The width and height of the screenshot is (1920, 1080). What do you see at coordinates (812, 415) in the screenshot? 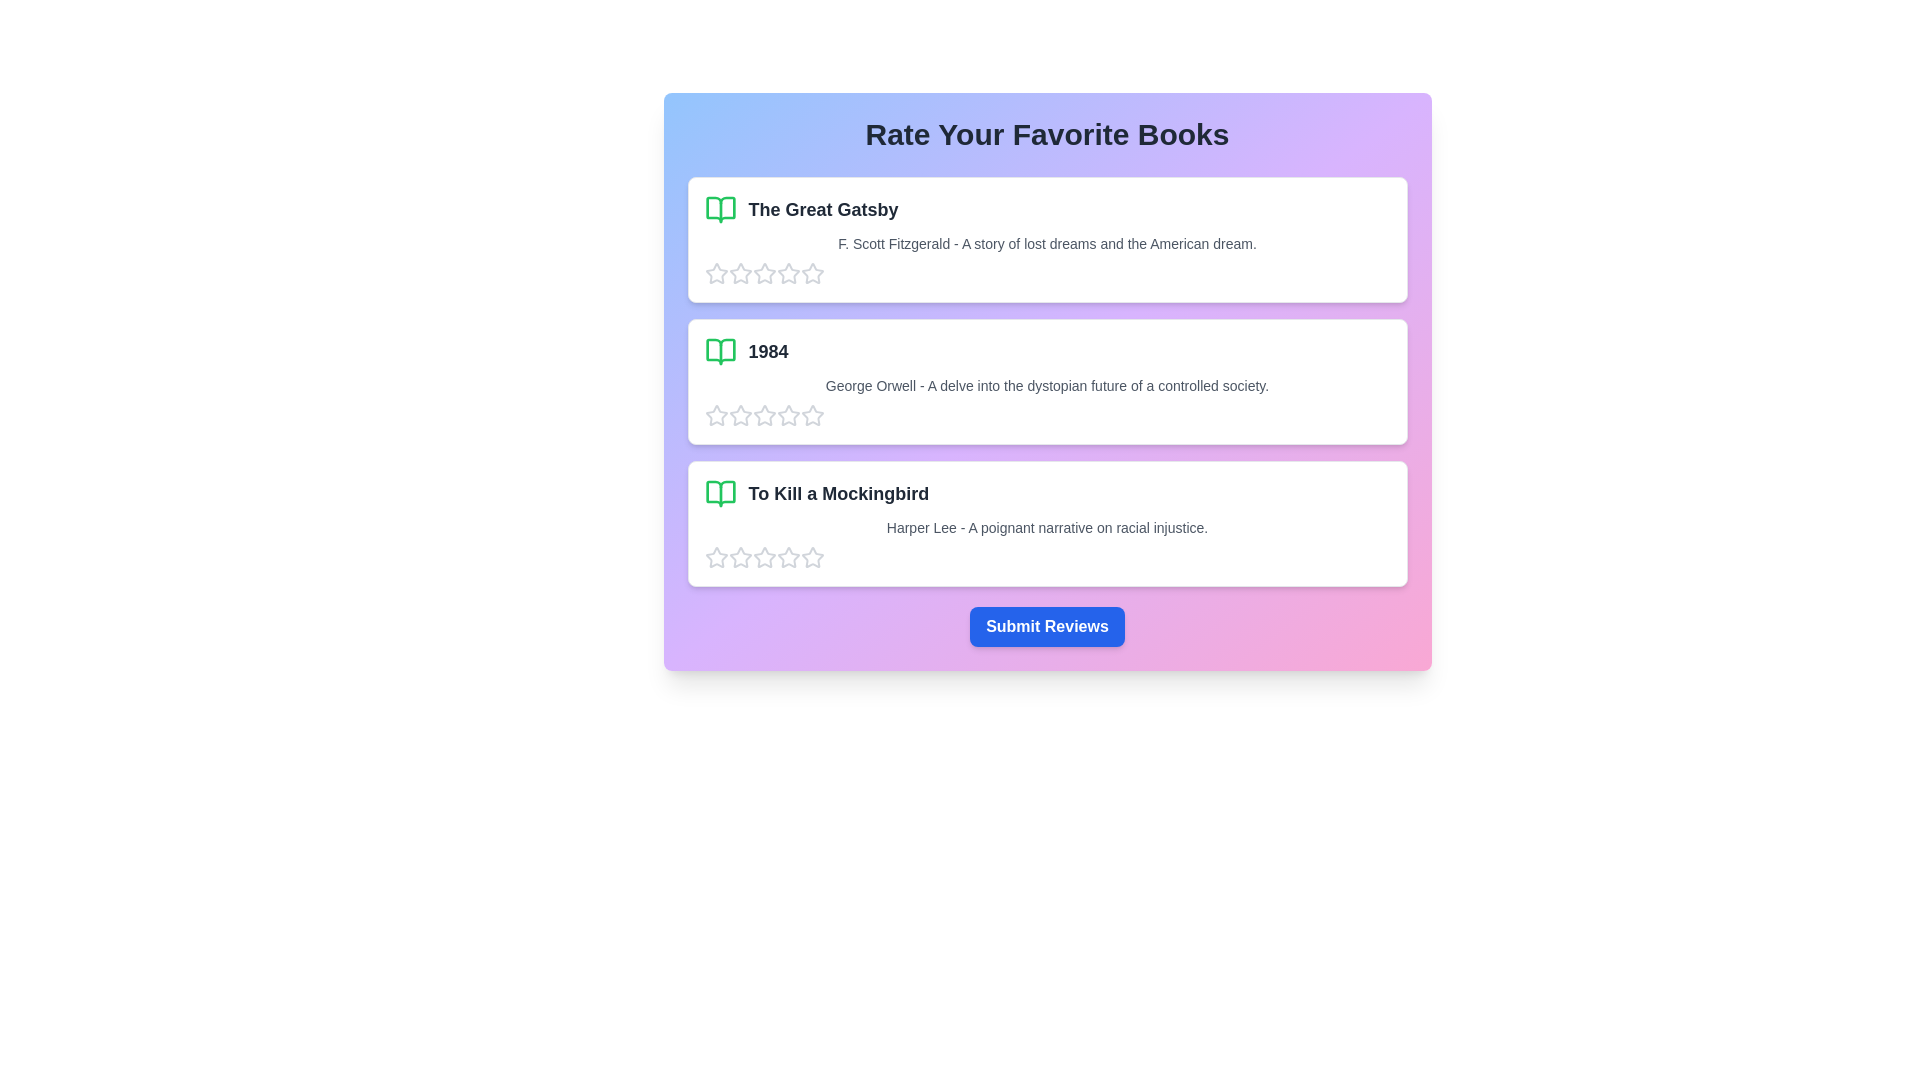
I see `the star corresponding to 5 for the book titled 1984` at bounding box center [812, 415].